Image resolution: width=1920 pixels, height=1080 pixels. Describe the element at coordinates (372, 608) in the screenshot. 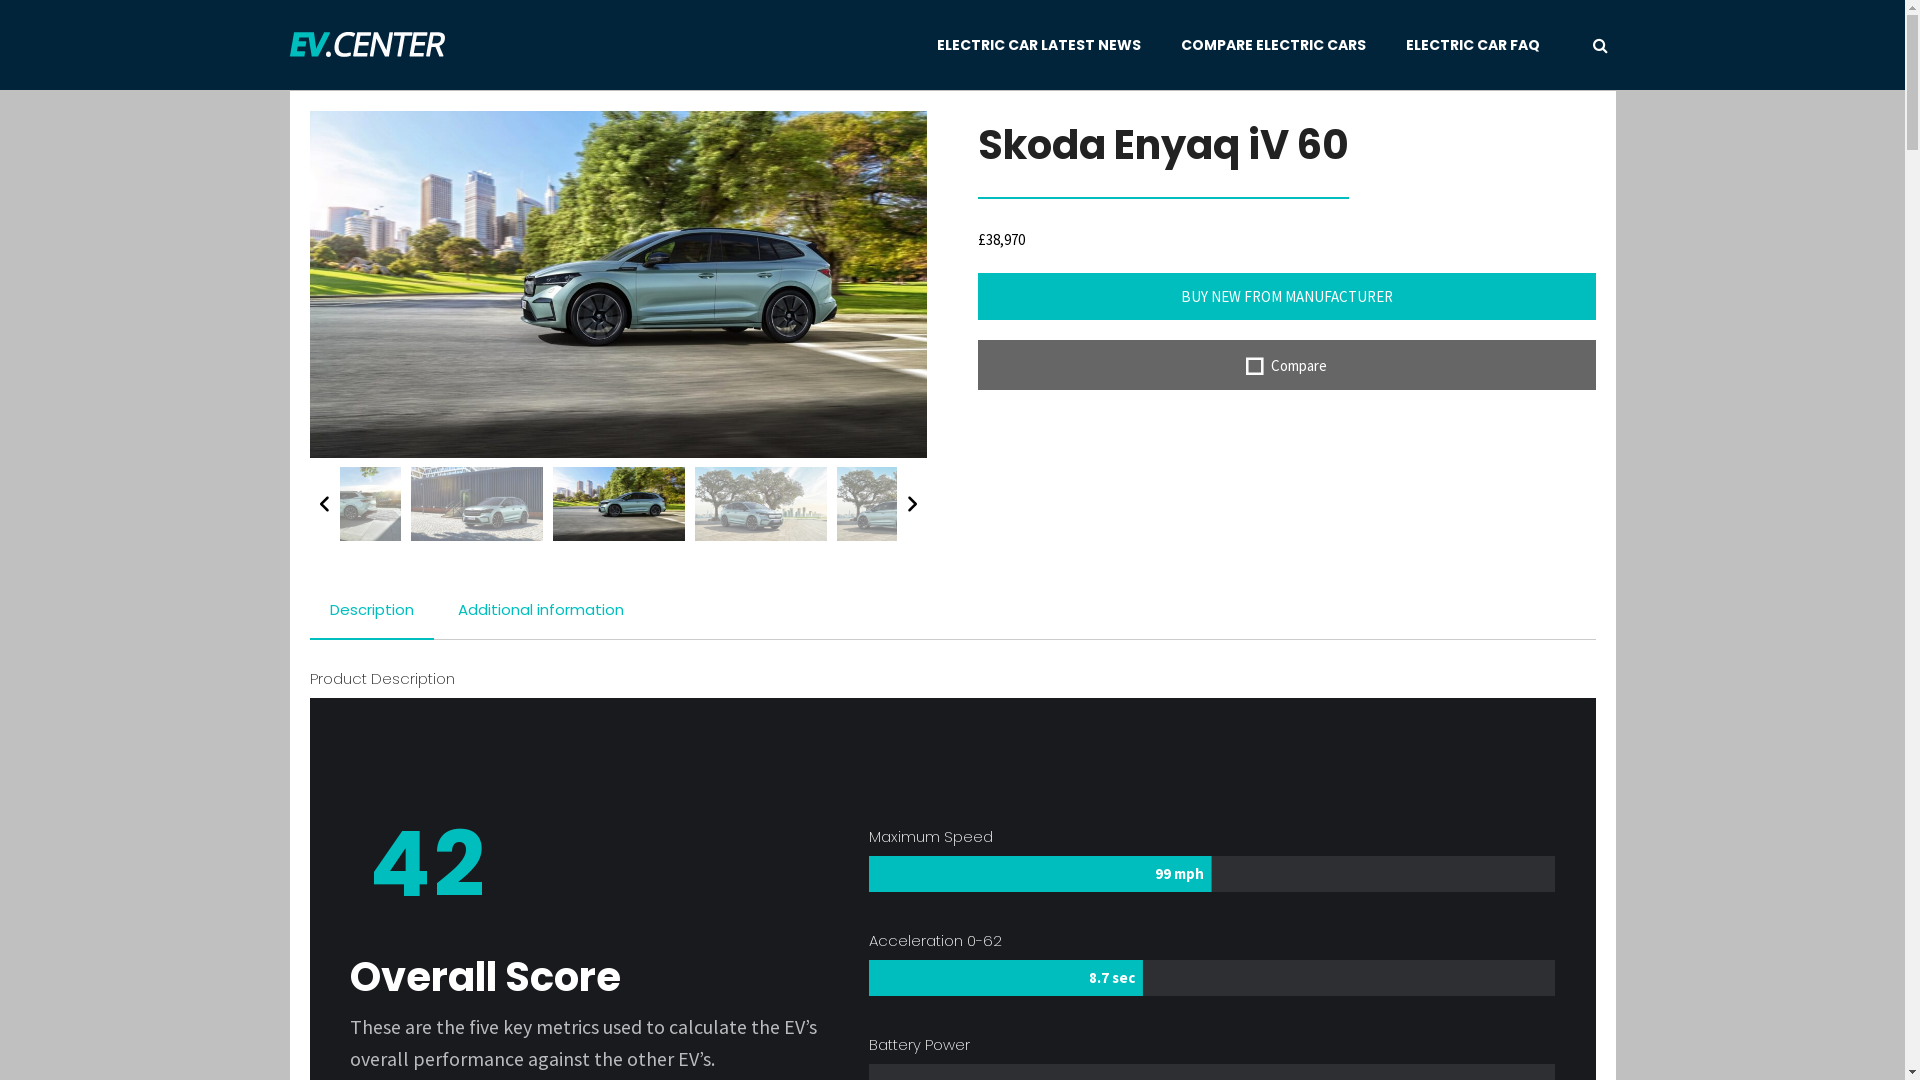

I see `'Description'` at that location.